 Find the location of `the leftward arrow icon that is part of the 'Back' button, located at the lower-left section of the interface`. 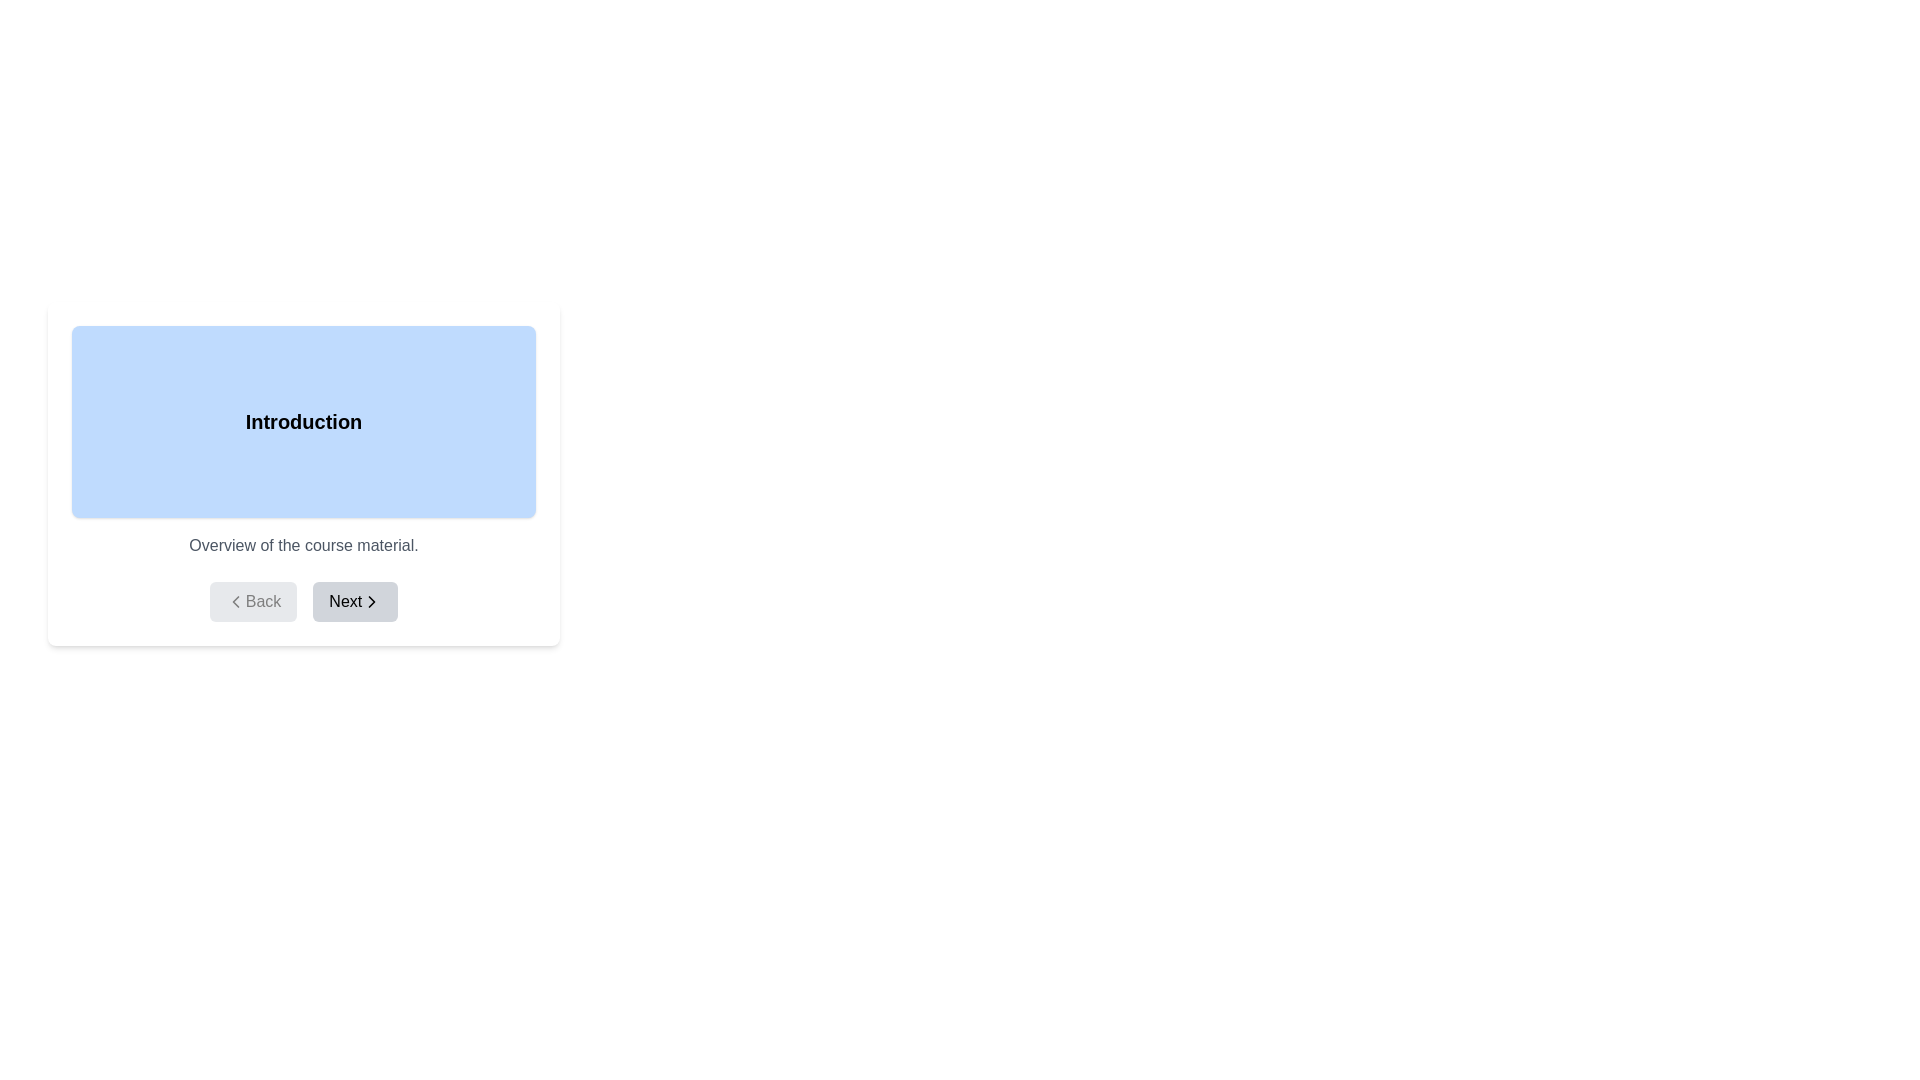

the leftward arrow icon that is part of the 'Back' button, located at the lower-left section of the interface is located at coordinates (235, 600).